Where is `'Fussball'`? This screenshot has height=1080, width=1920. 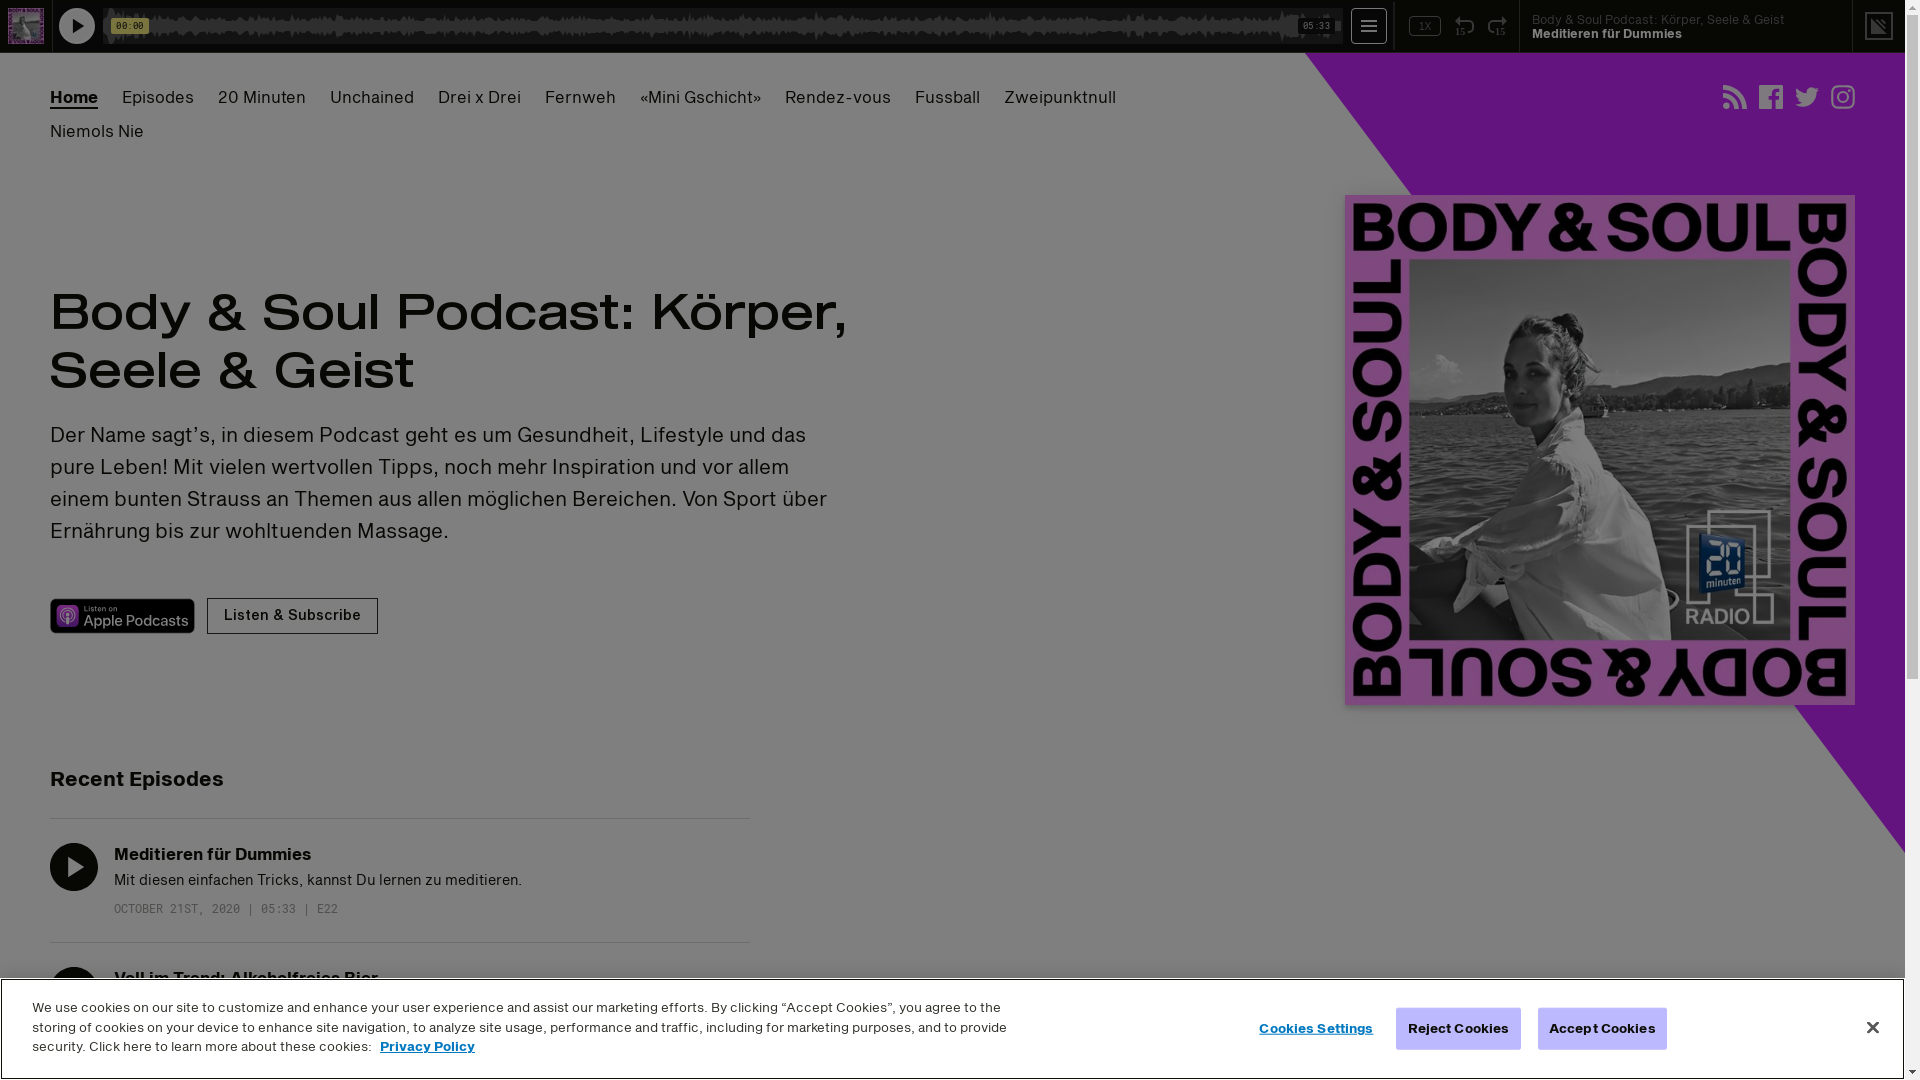 'Fussball' is located at coordinates (946, 96).